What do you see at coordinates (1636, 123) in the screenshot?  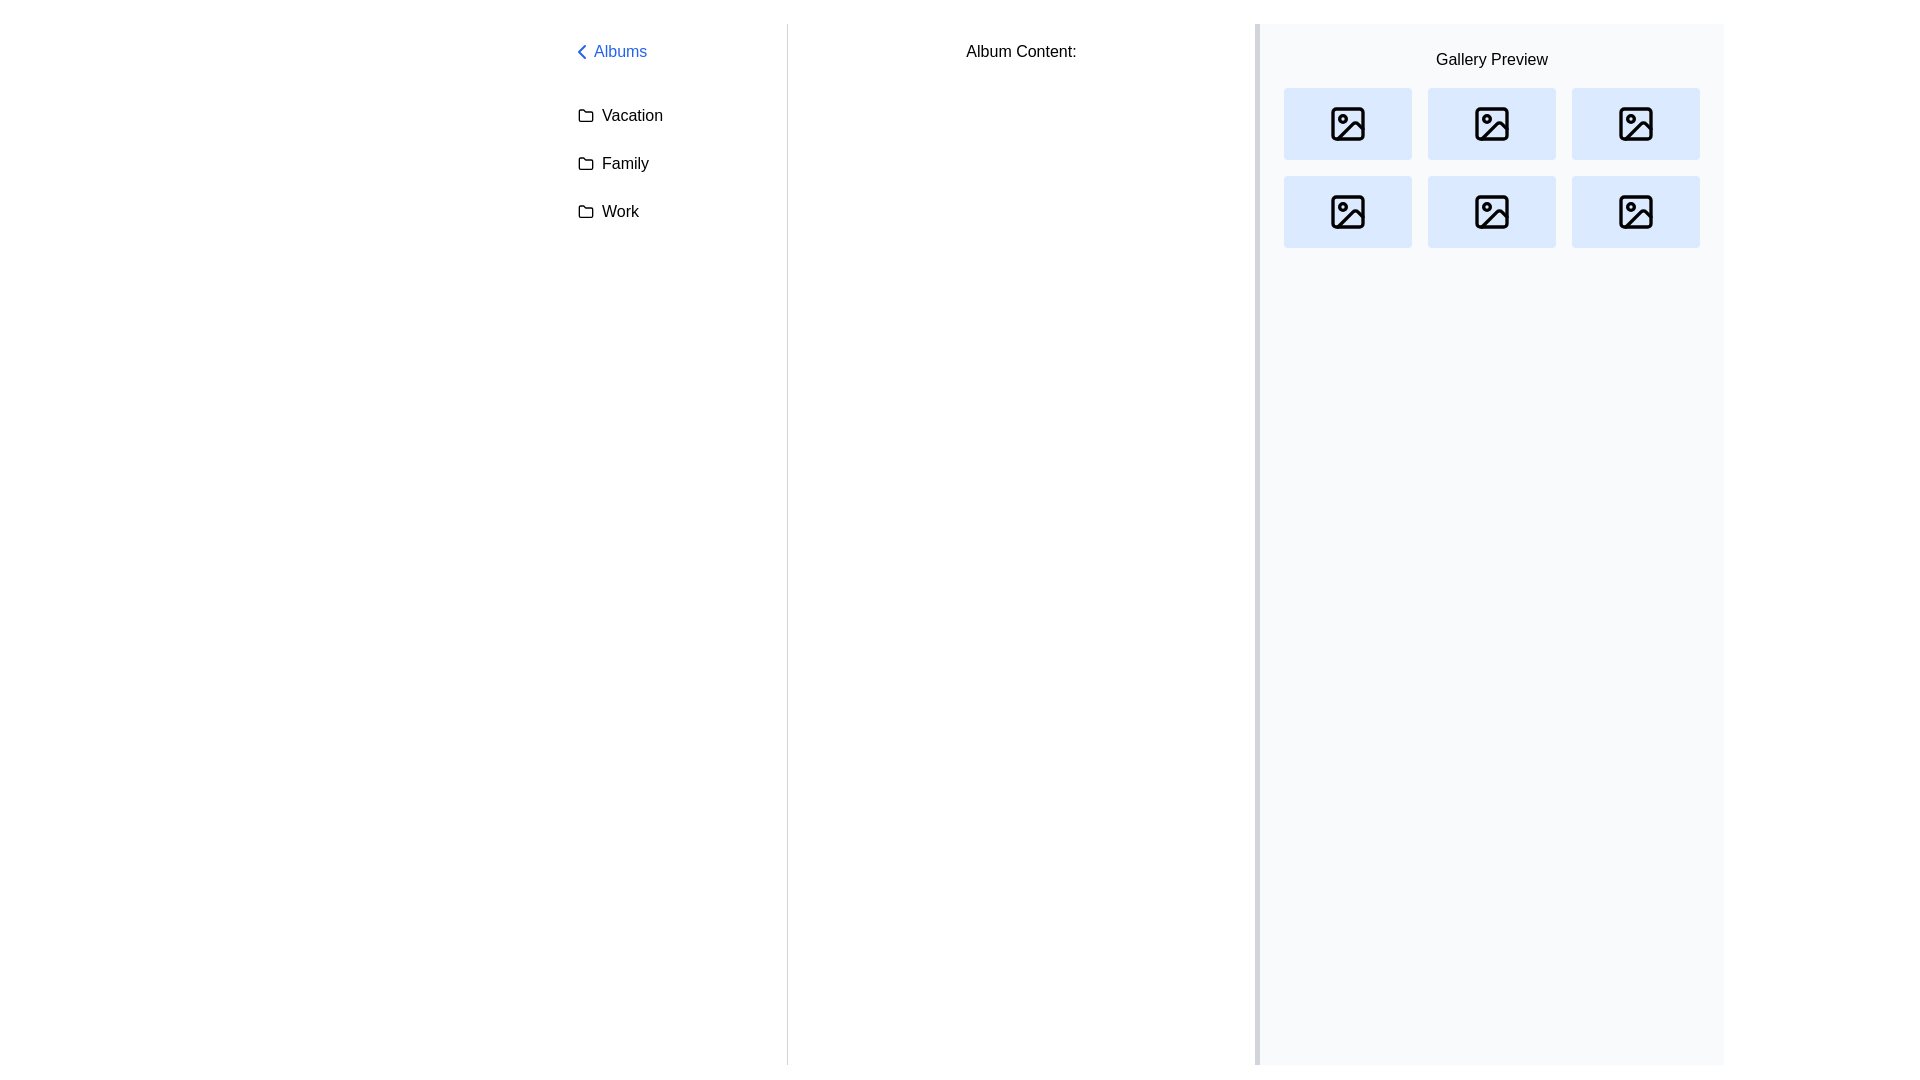 I see `the icon representing a generic image located in the top row and third column of the Gallery Preview section` at bounding box center [1636, 123].